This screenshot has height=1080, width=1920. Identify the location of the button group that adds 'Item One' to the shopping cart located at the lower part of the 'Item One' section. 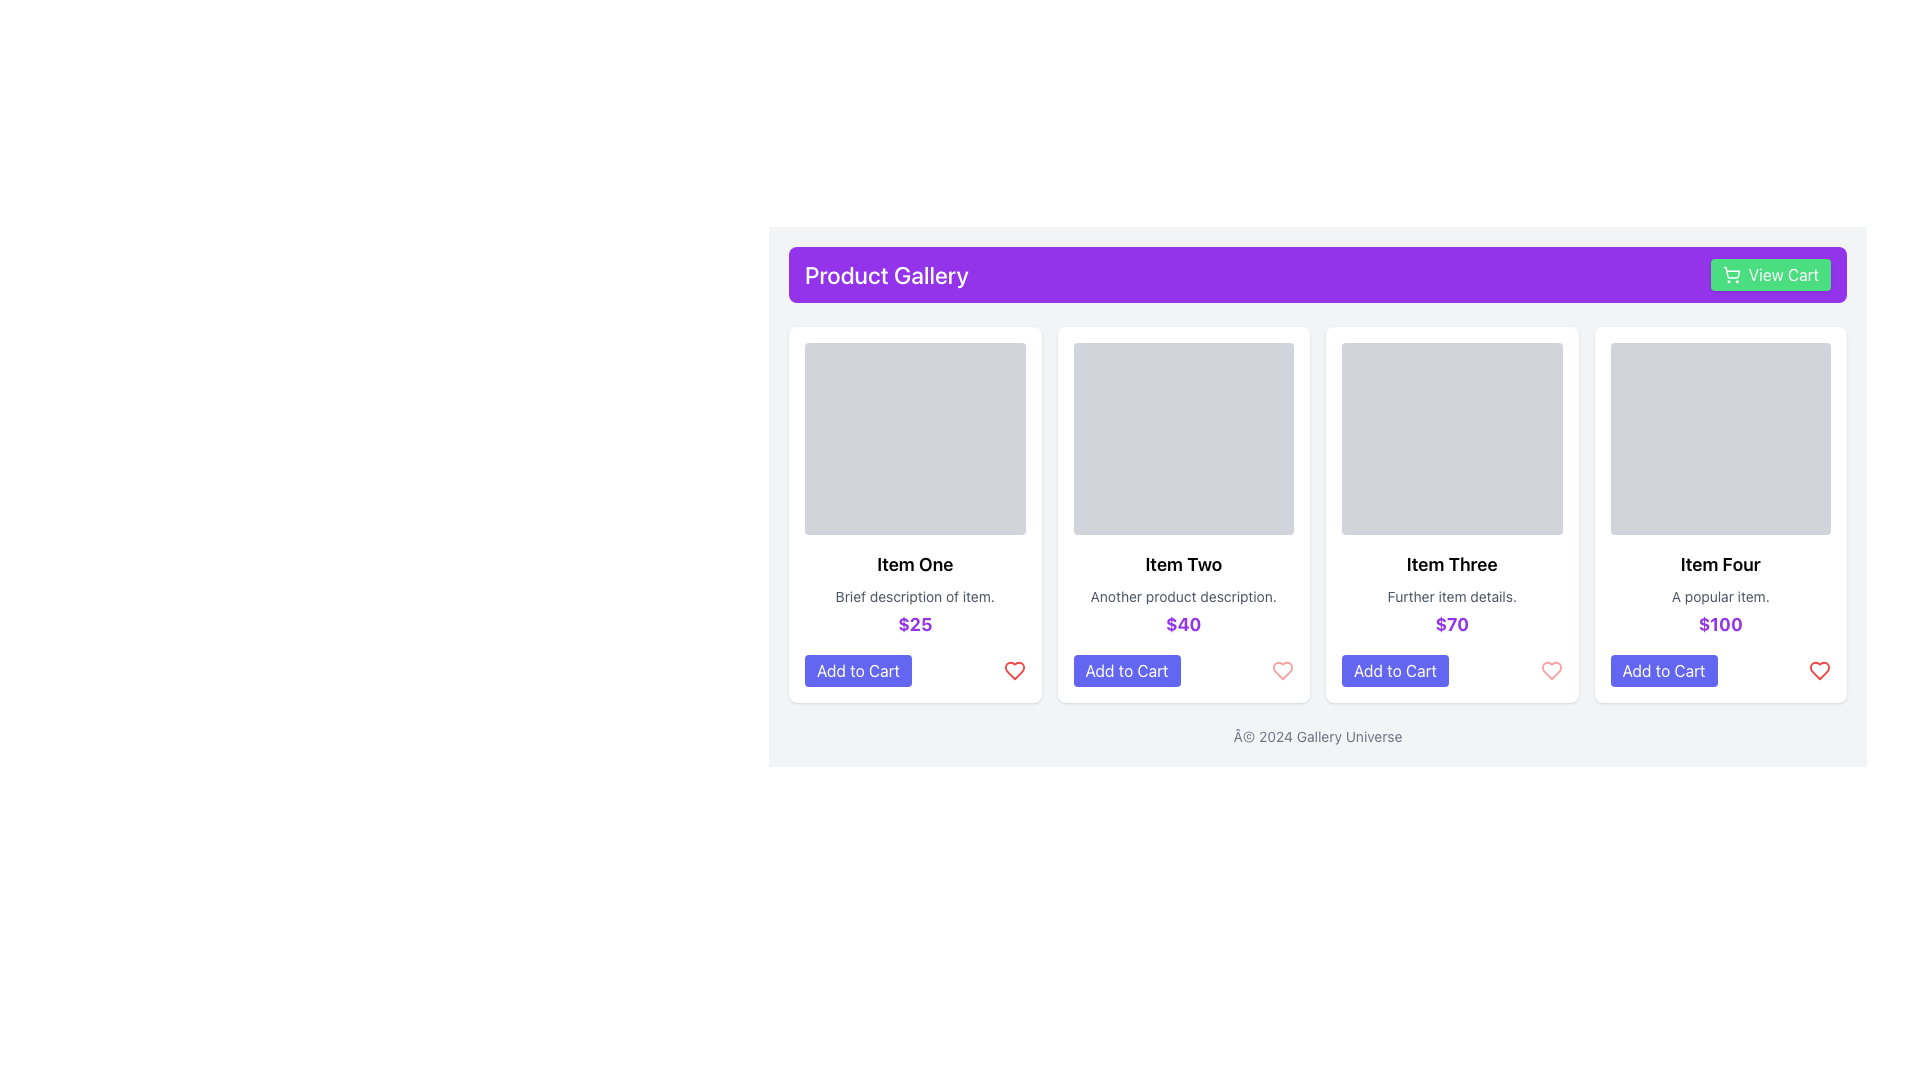
(914, 671).